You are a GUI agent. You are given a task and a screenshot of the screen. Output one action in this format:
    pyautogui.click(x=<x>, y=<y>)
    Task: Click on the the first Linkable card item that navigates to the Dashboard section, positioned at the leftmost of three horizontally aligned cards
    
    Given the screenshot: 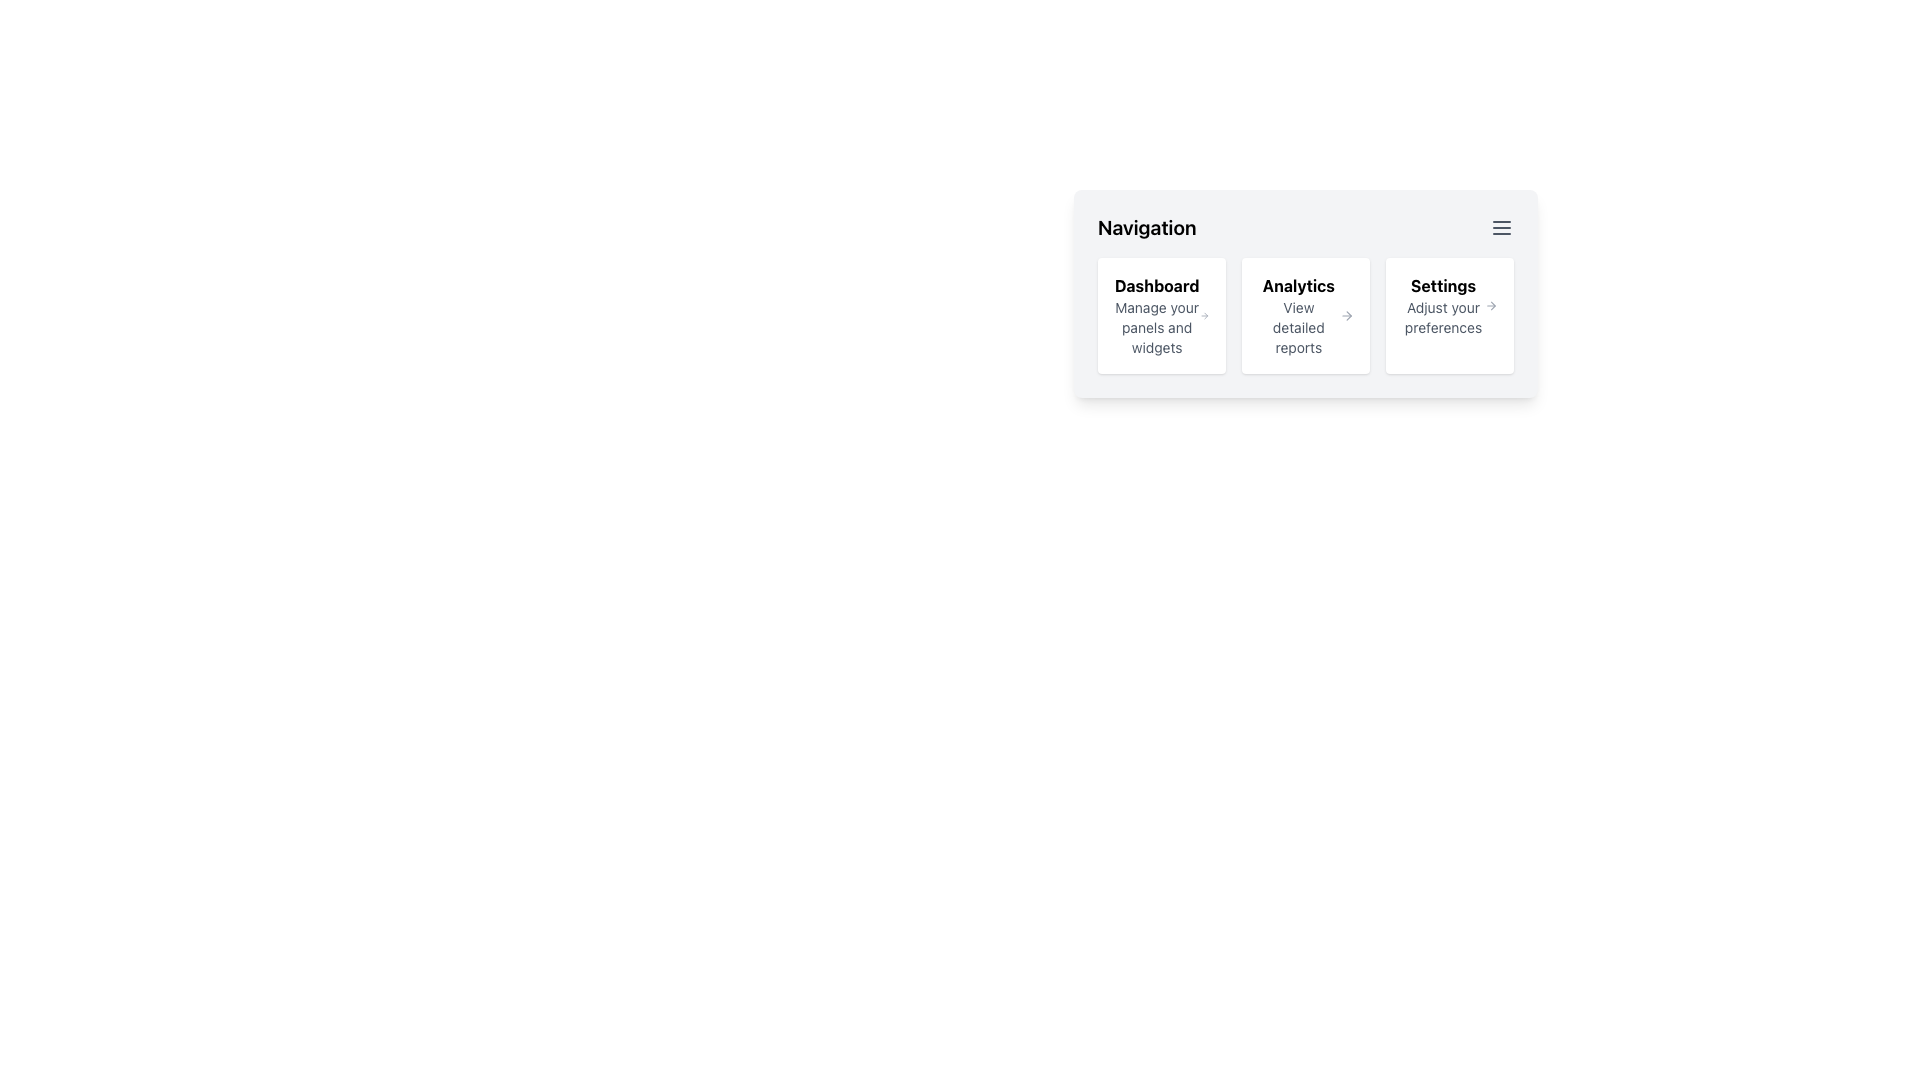 What is the action you would take?
    pyautogui.click(x=1161, y=315)
    